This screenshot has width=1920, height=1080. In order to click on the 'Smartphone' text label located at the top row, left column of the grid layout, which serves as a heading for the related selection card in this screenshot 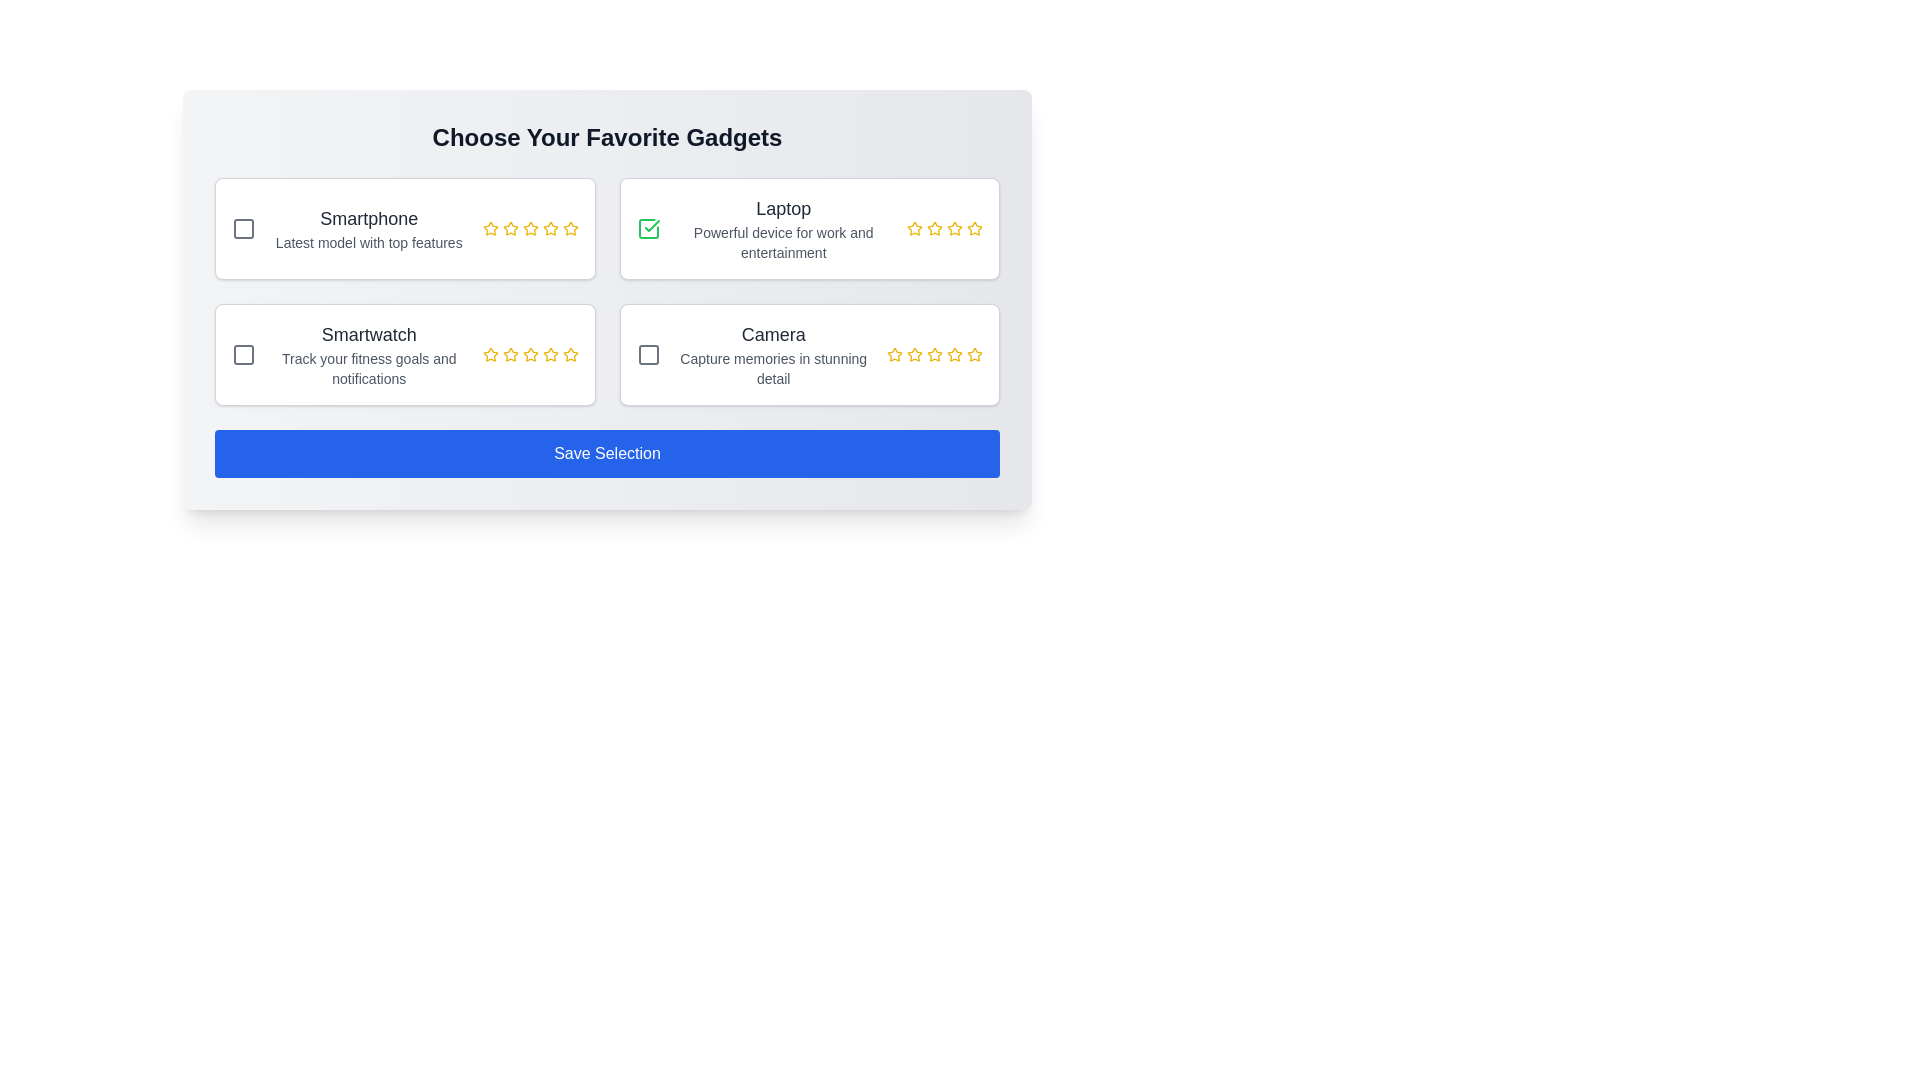, I will do `click(369, 219)`.